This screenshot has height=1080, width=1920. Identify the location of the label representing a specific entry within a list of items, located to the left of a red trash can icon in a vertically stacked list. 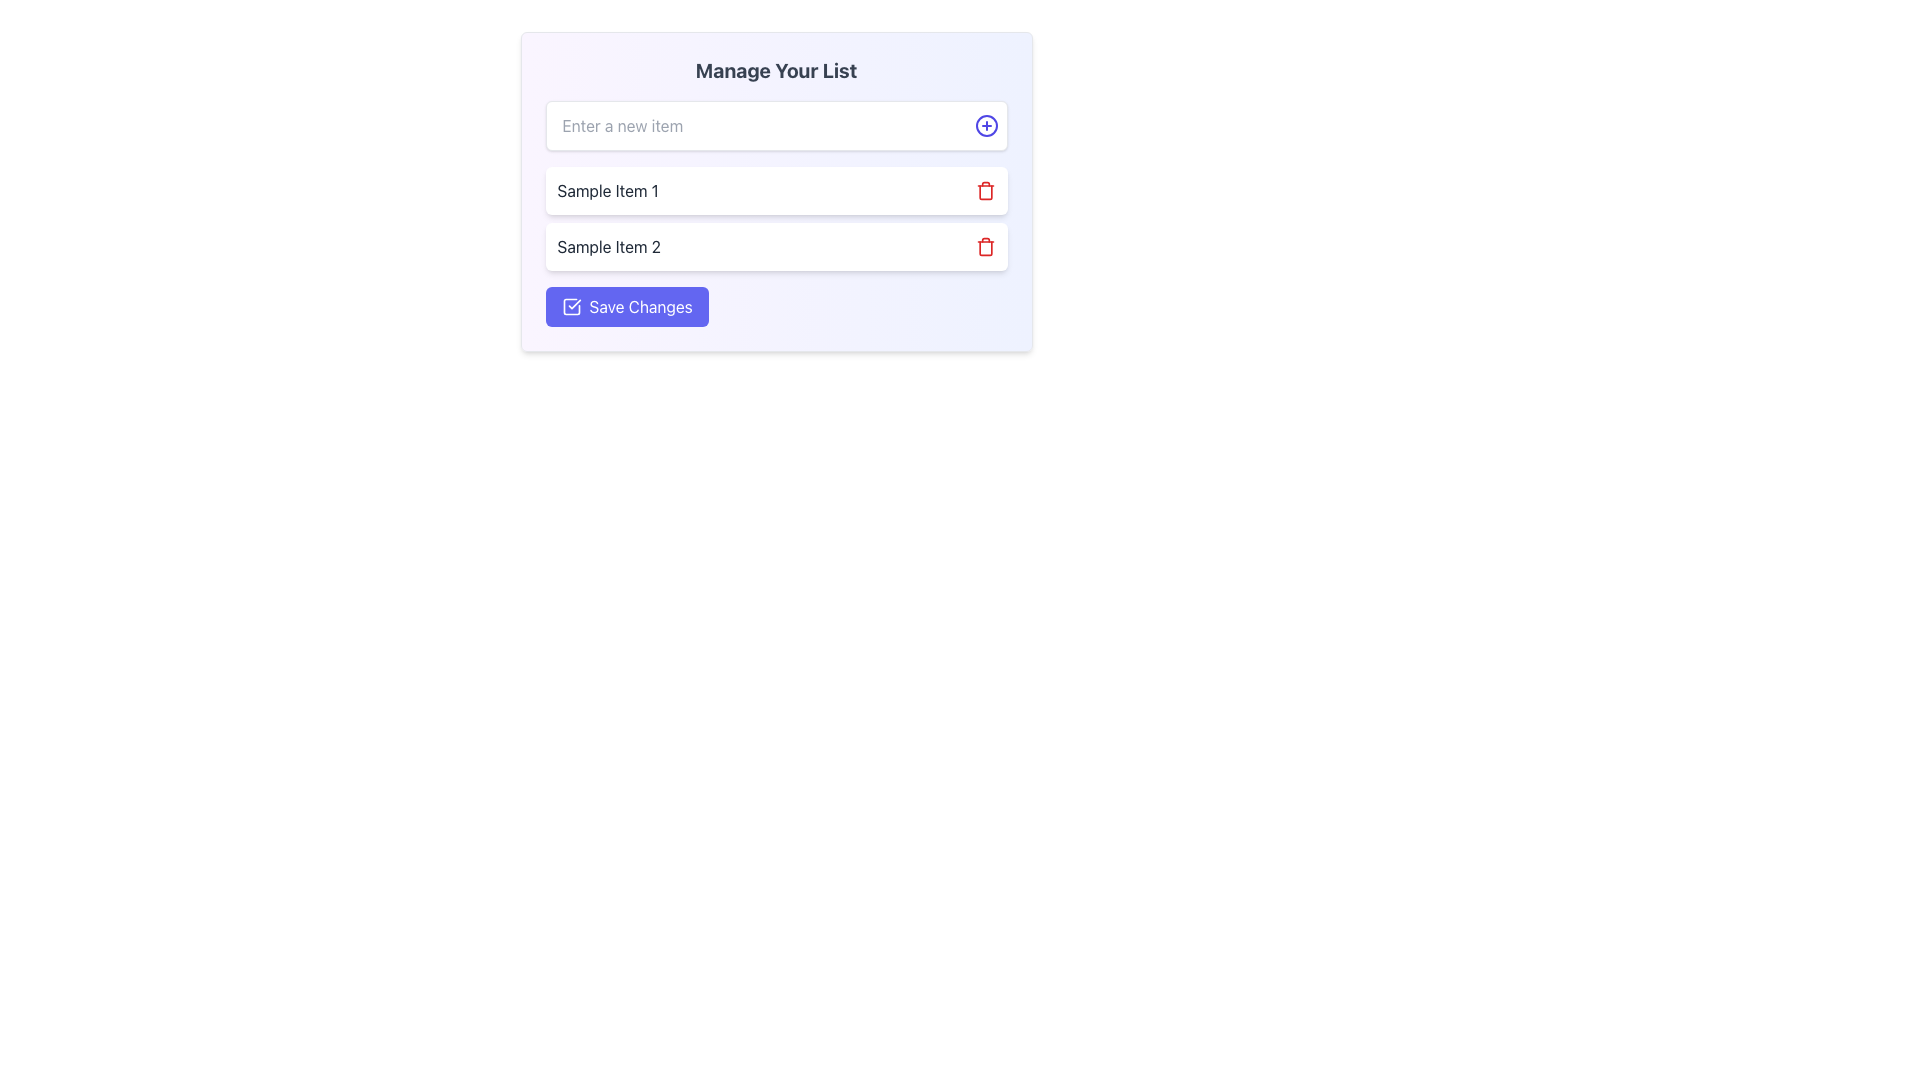
(607, 191).